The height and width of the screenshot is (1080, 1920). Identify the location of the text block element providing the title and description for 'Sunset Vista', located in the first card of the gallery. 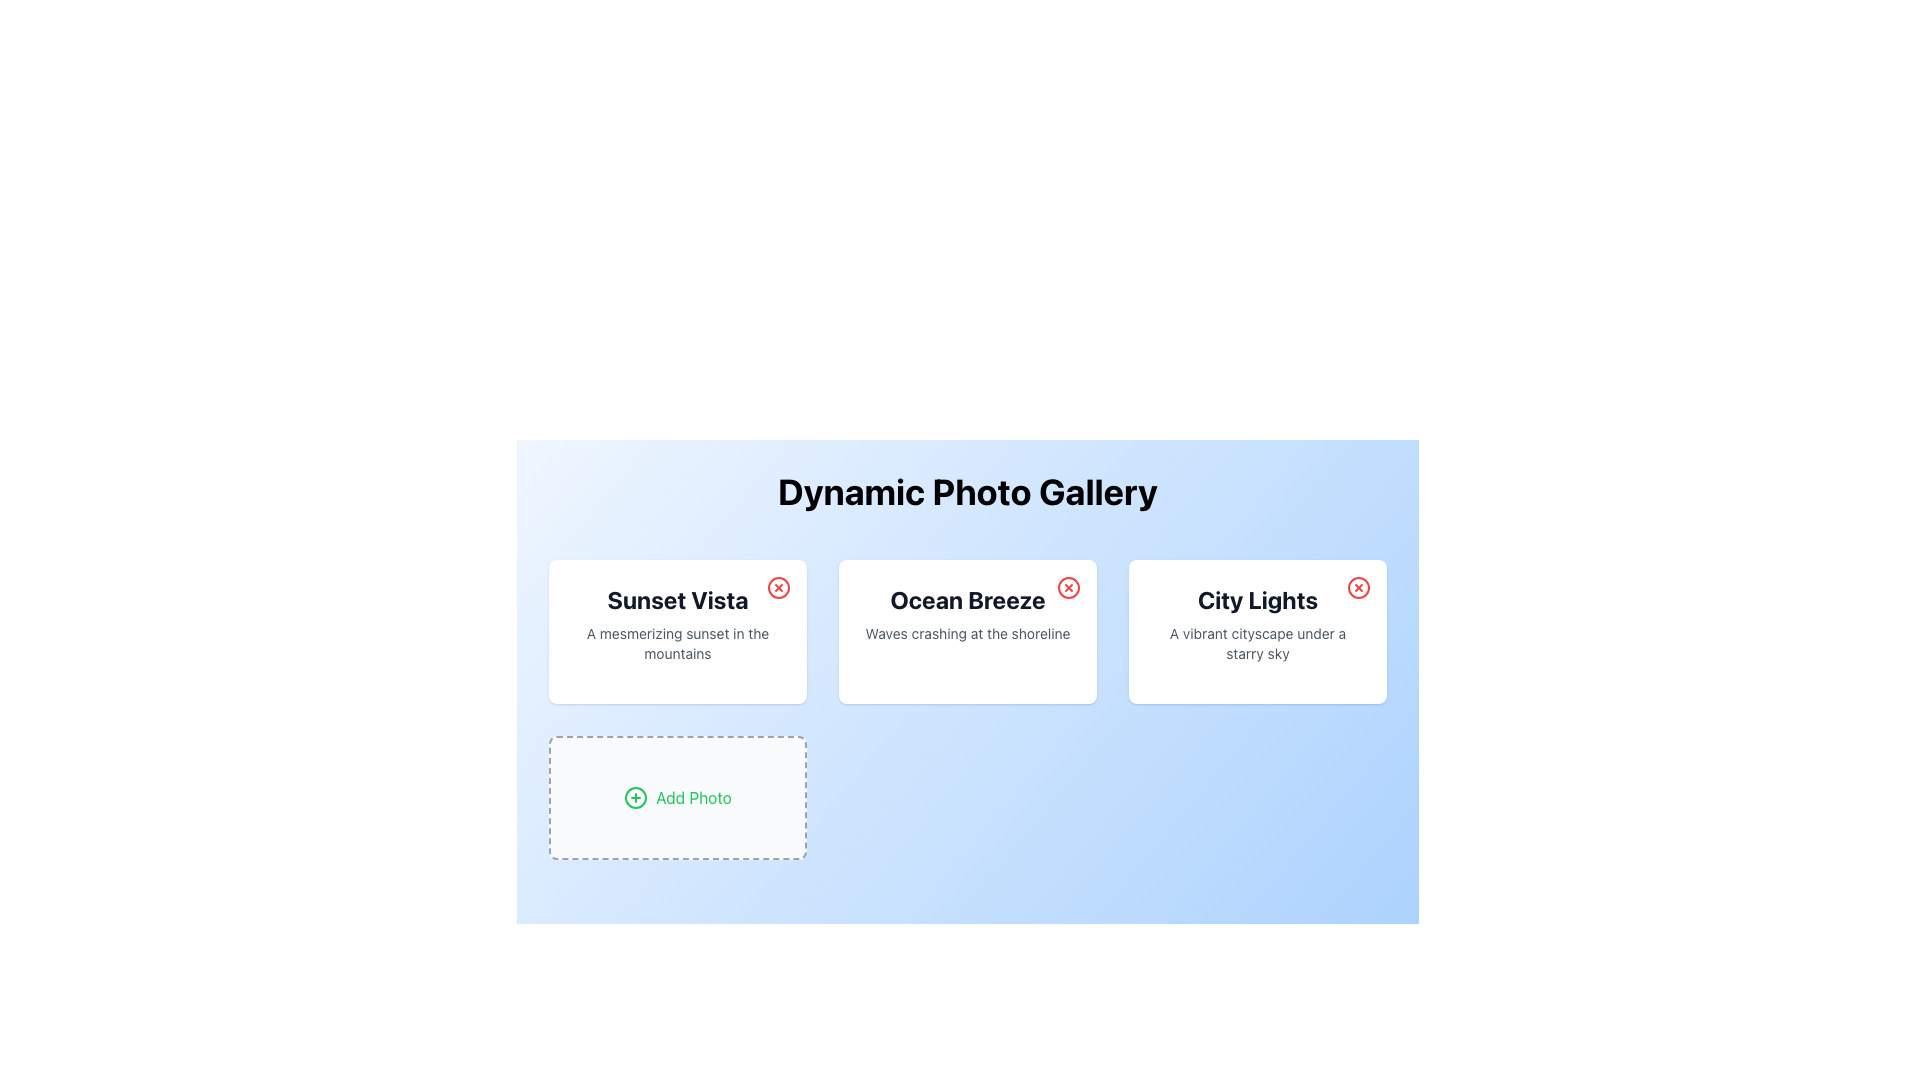
(677, 623).